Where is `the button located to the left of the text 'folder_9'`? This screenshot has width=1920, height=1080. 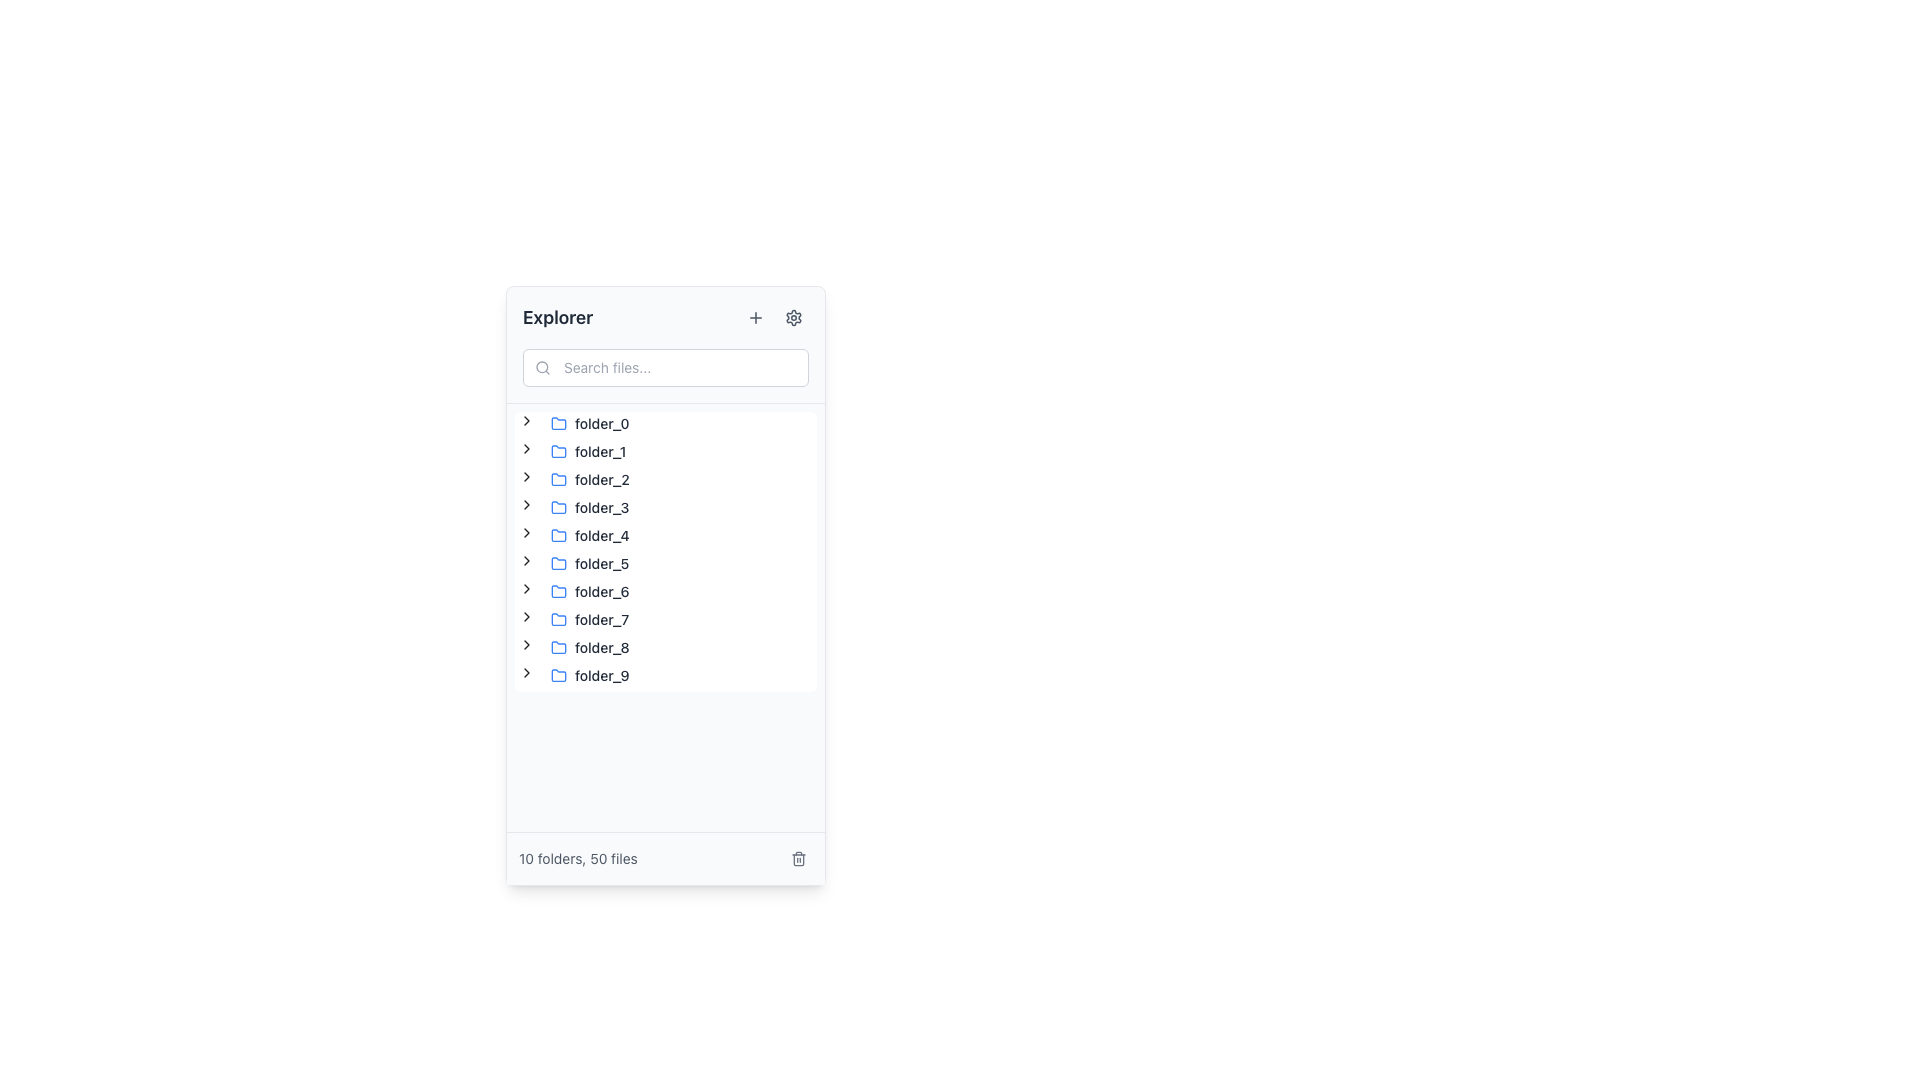 the button located to the left of the text 'folder_9' is located at coordinates (527, 675).